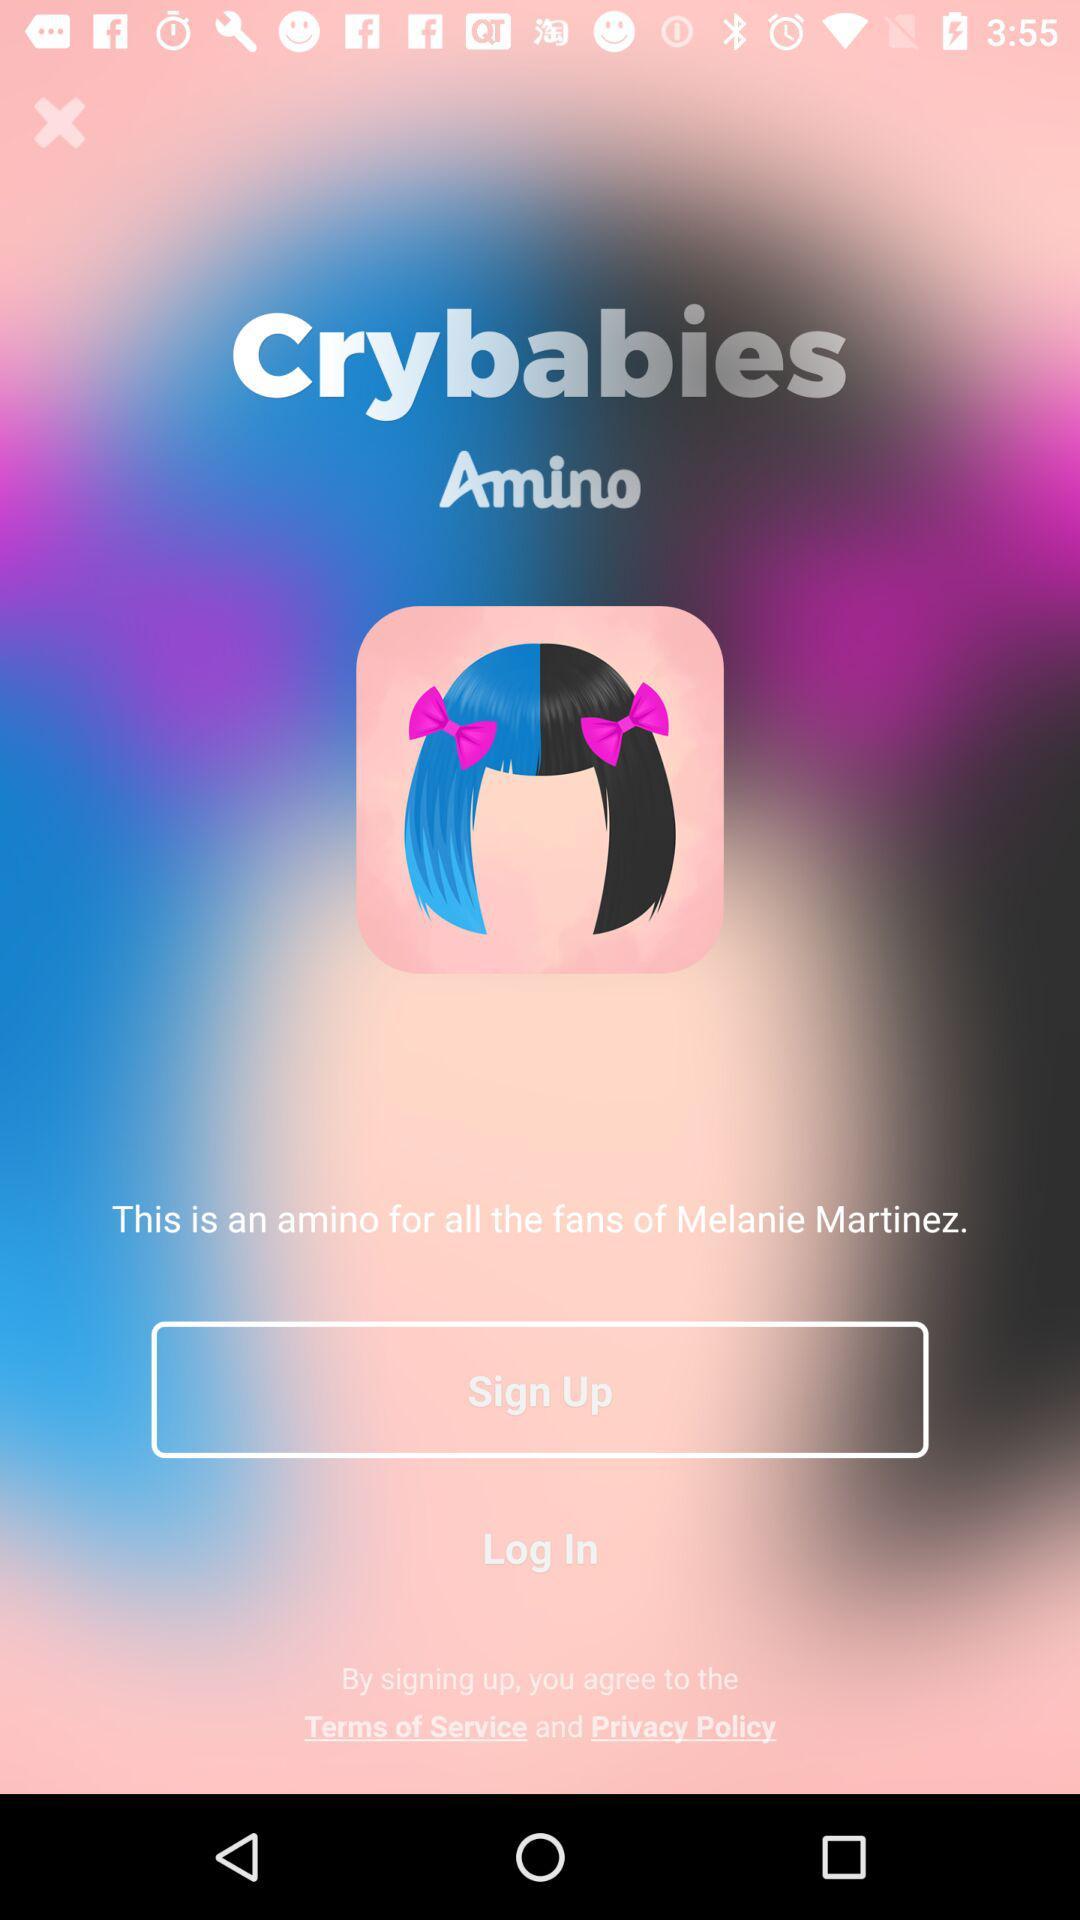 The width and height of the screenshot is (1080, 1920). What do you see at coordinates (540, 1724) in the screenshot?
I see `terms of service app` at bounding box center [540, 1724].